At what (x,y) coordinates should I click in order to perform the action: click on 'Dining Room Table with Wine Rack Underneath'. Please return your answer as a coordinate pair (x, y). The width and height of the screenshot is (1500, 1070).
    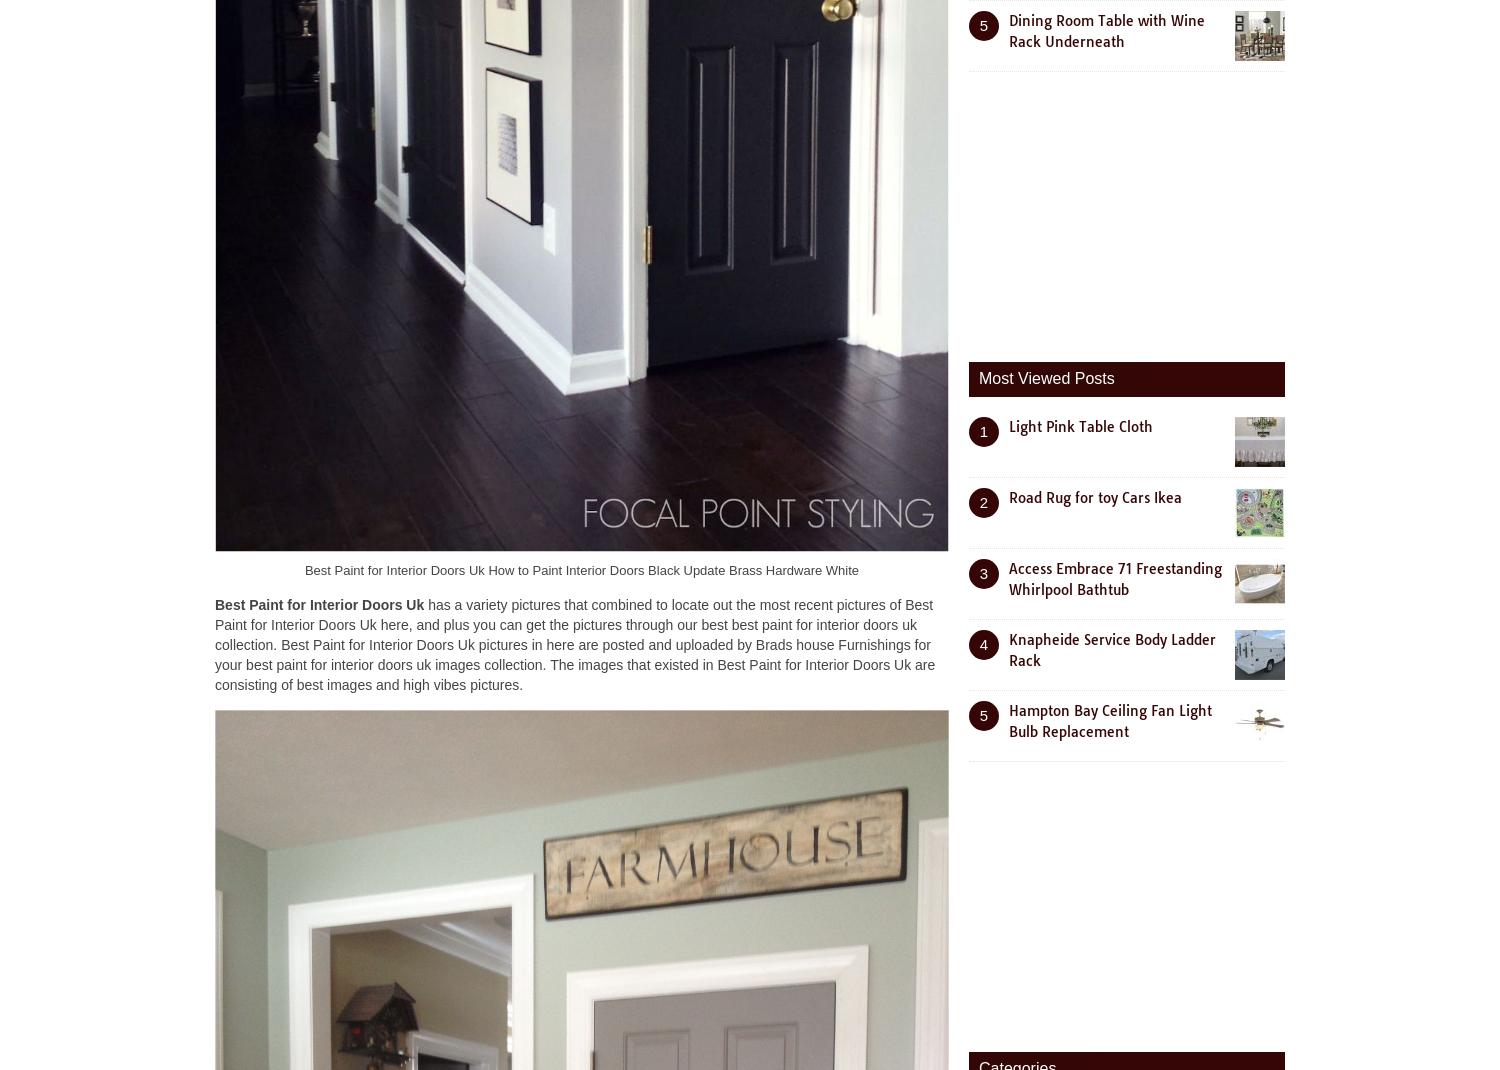
    Looking at the image, I should click on (1106, 29).